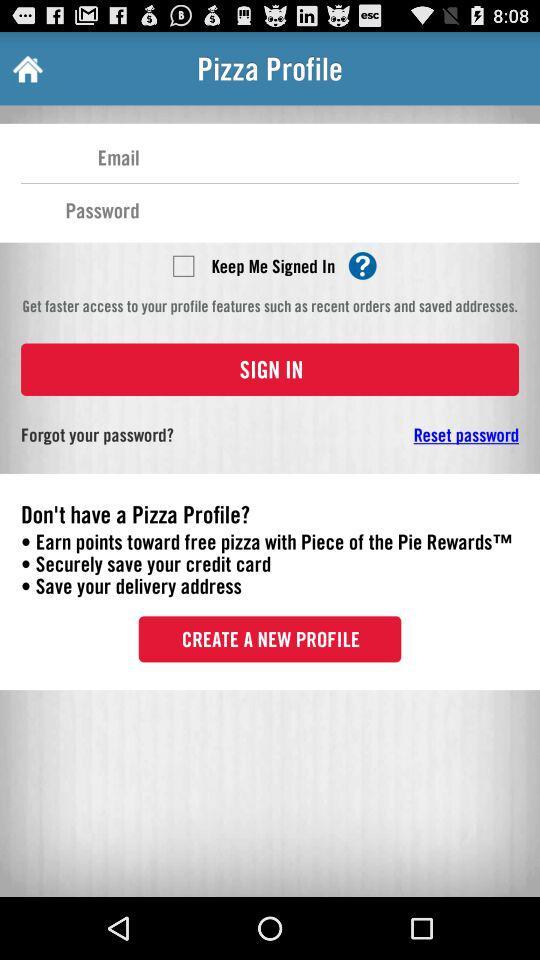 This screenshot has width=540, height=960. What do you see at coordinates (329, 155) in the screenshot?
I see `email address` at bounding box center [329, 155].